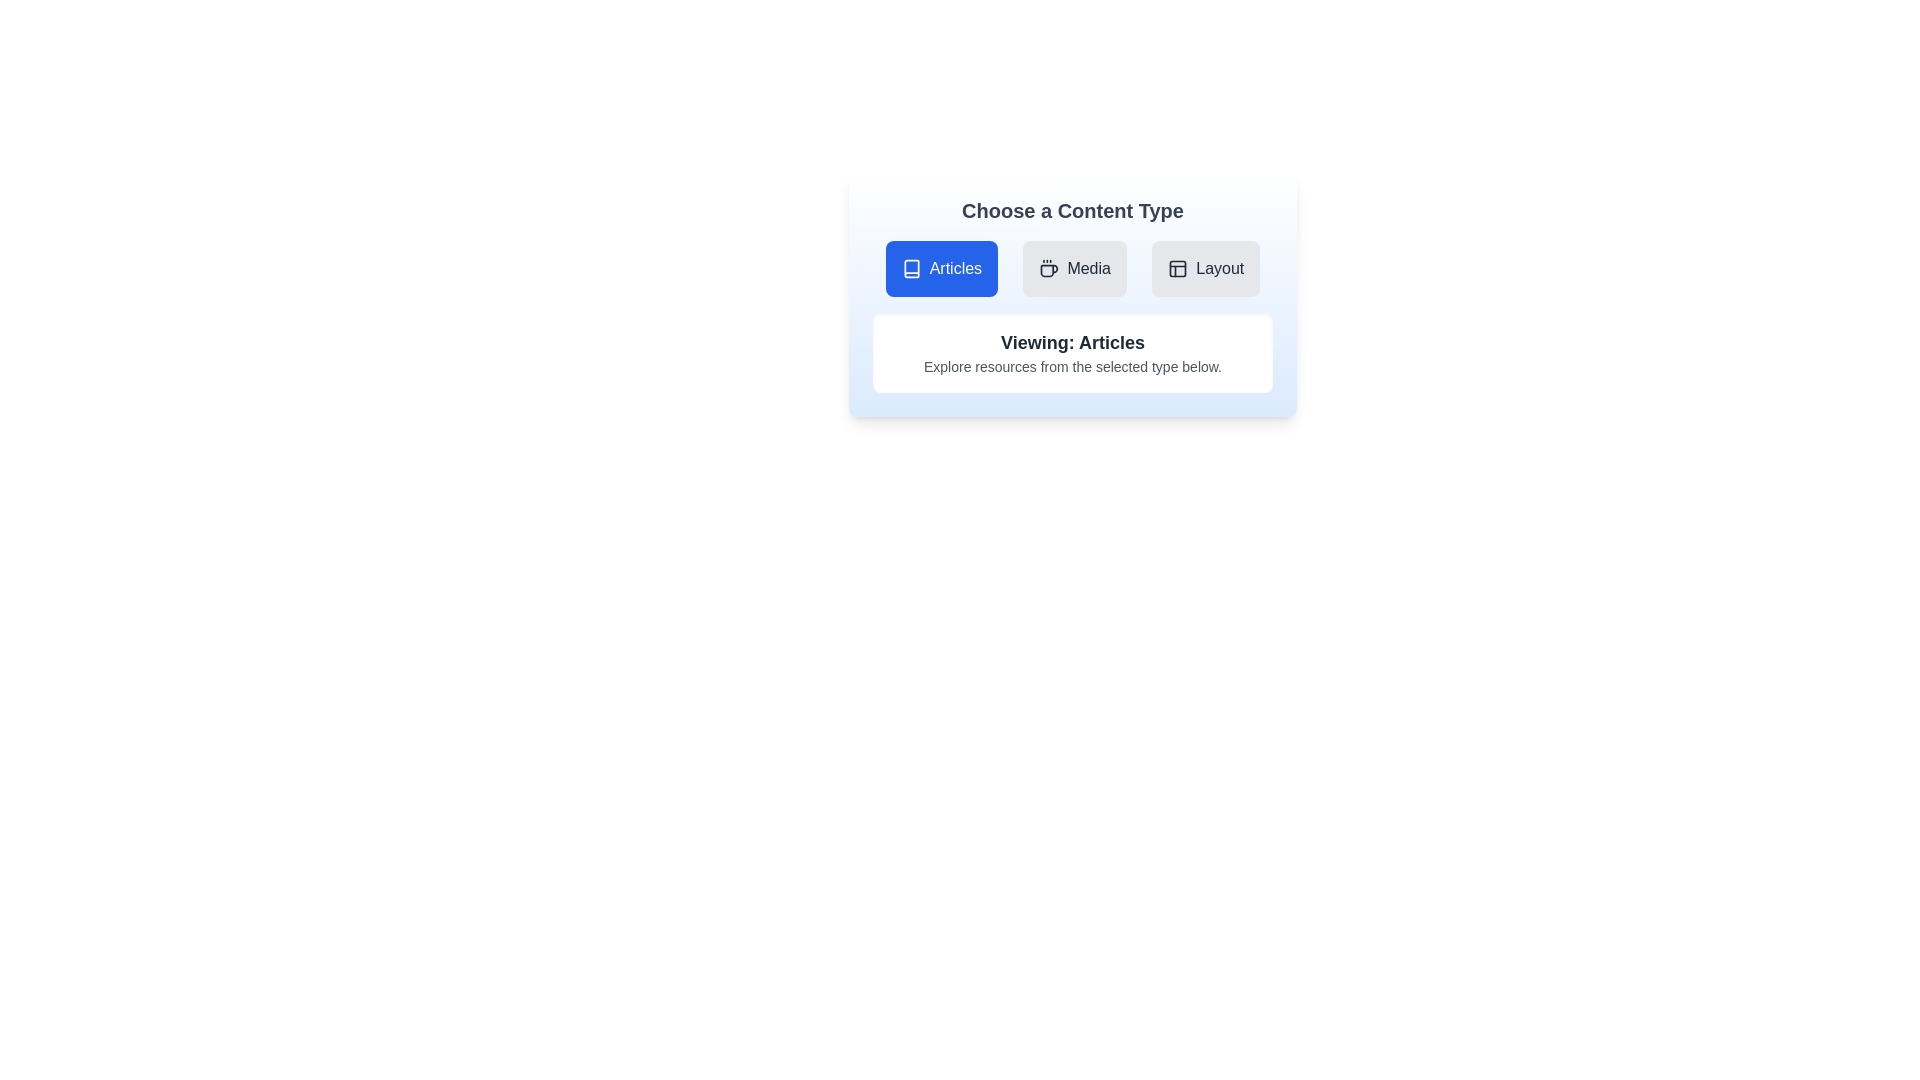 The width and height of the screenshot is (1920, 1080). Describe the element at coordinates (1074, 268) in the screenshot. I see `the 'Media' navigation button` at that location.